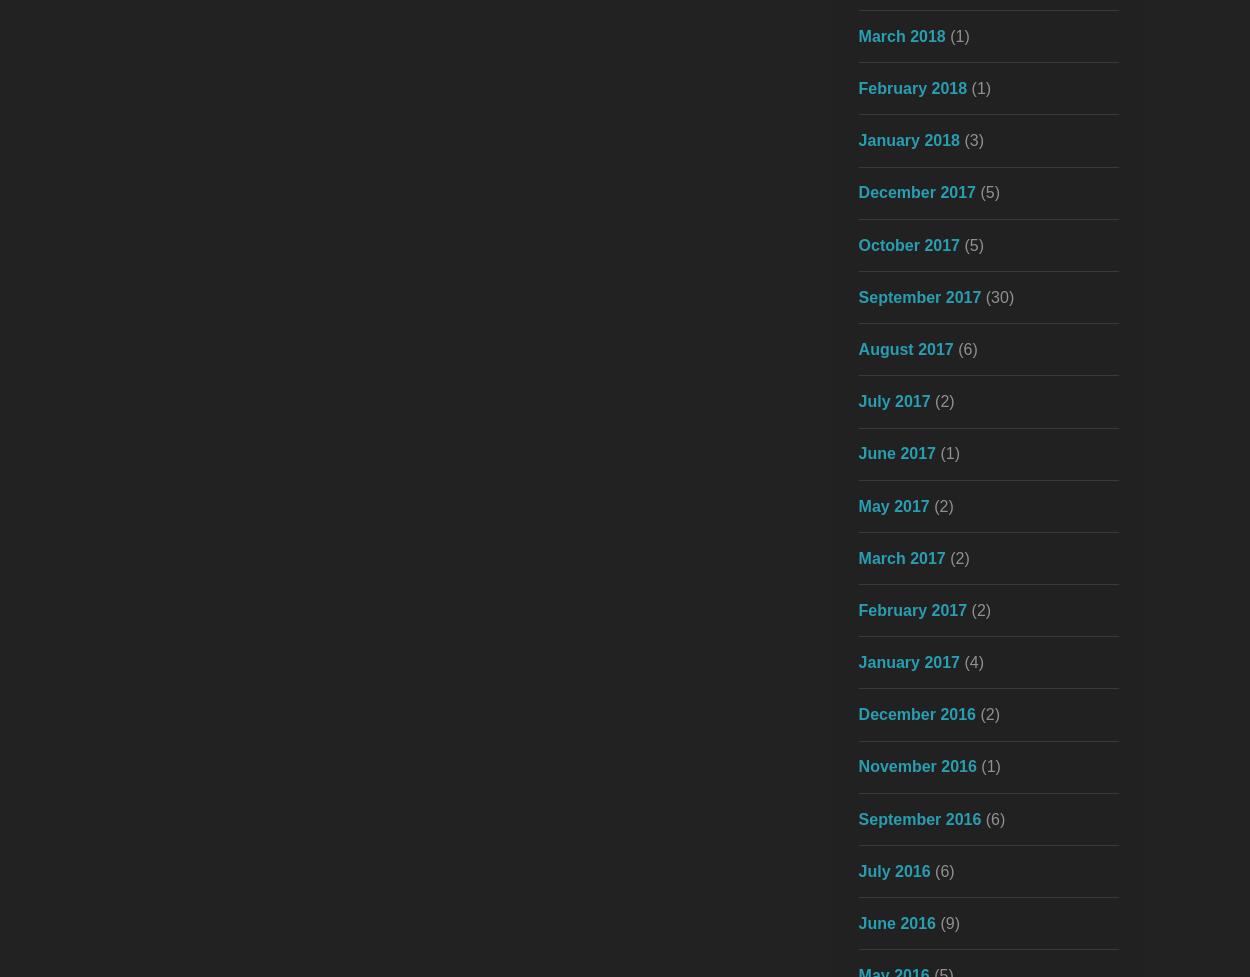 The height and width of the screenshot is (977, 1250). Describe the element at coordinates (912, 88) in the screenshot. I see `'February 2018'` at that location.